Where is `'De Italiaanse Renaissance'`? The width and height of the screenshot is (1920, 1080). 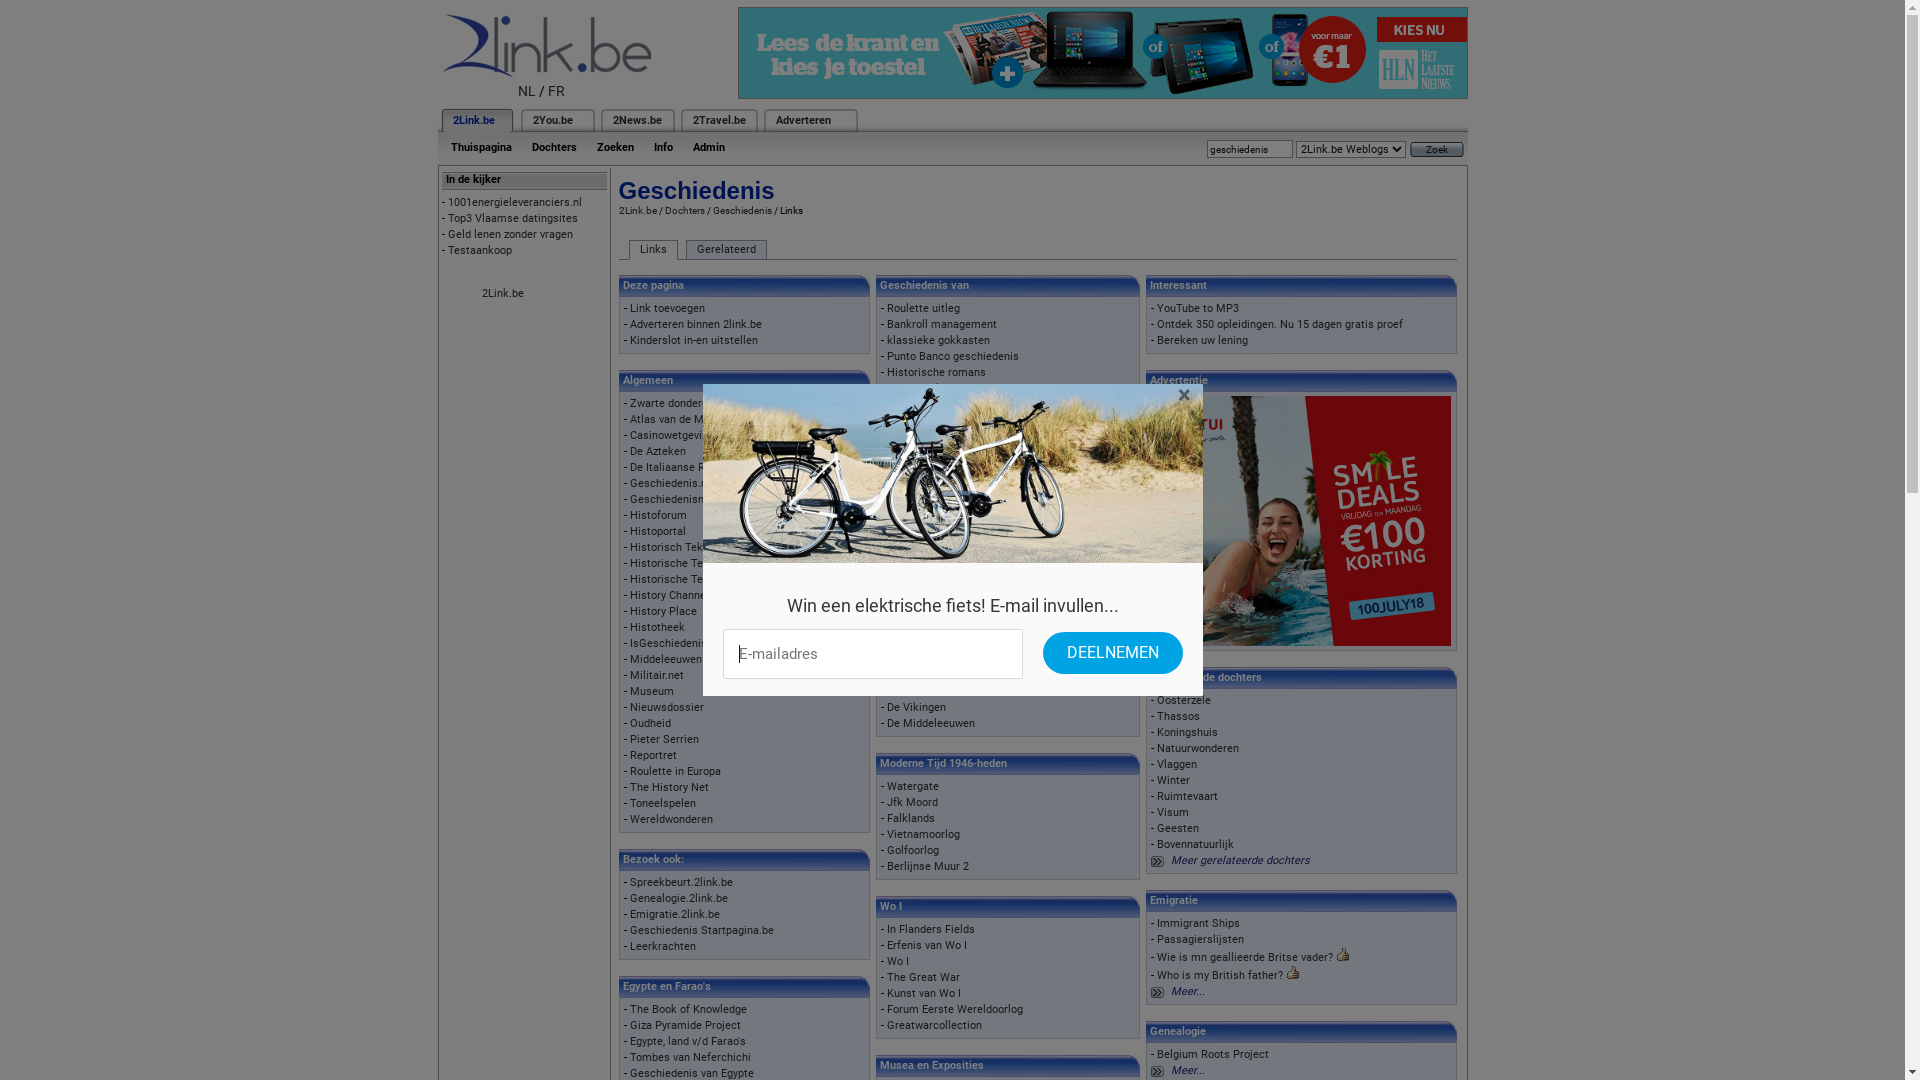 'De Italiaanse Renaissance' is located at coordinates (696, 467).